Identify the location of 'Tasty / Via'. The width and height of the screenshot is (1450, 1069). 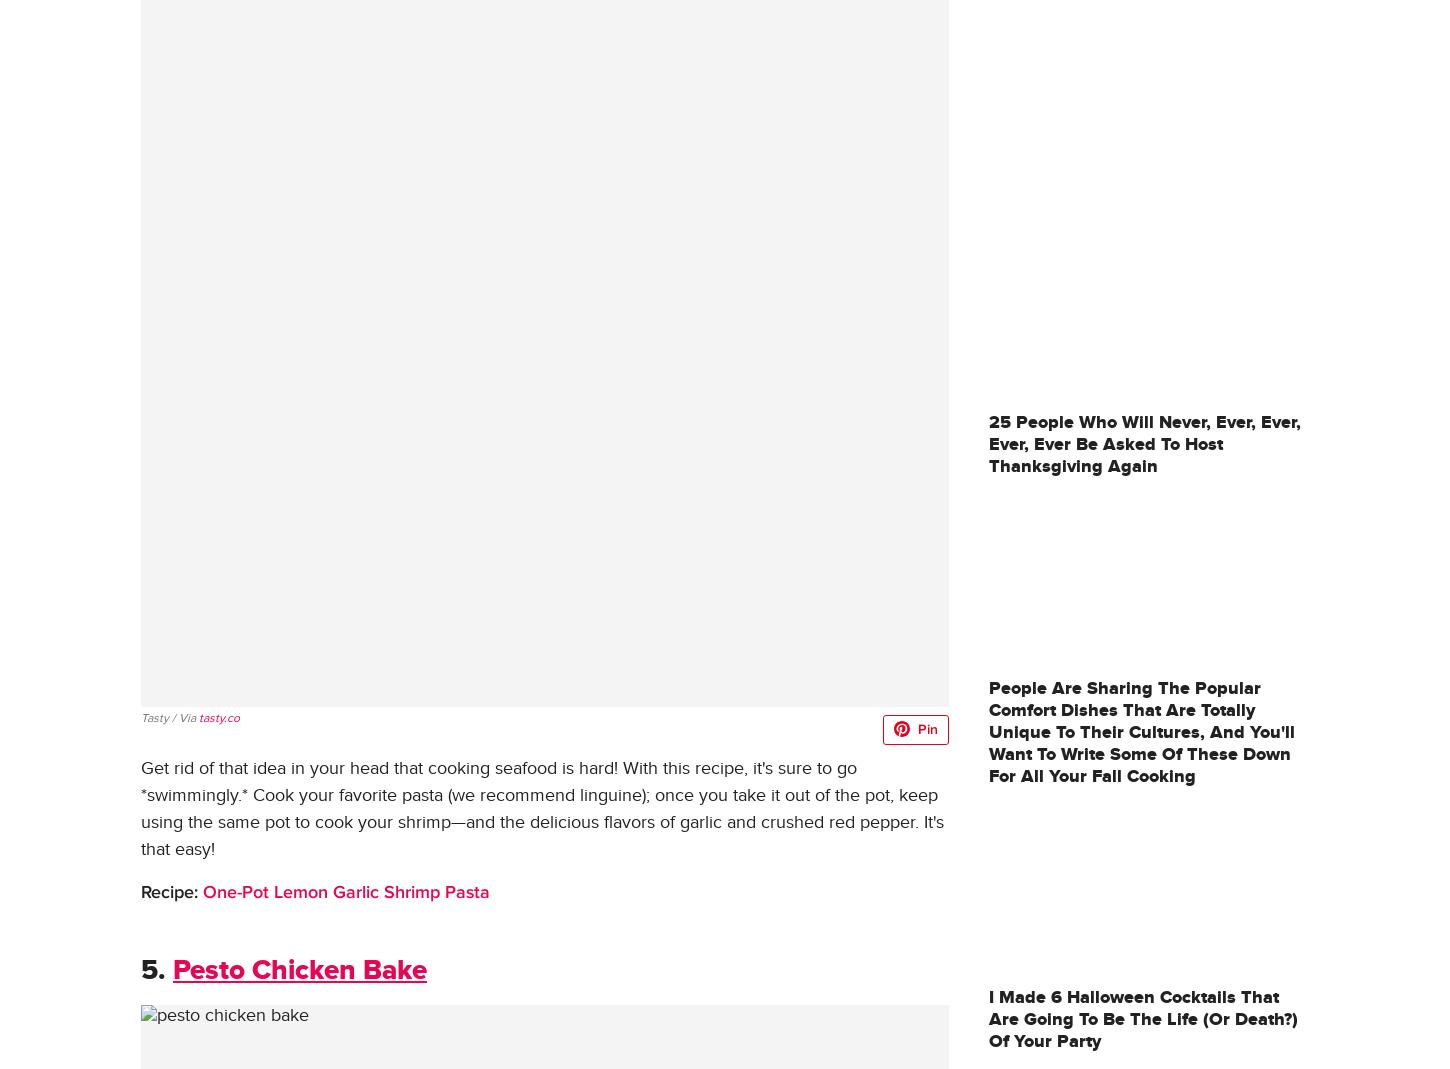
(168, 717).